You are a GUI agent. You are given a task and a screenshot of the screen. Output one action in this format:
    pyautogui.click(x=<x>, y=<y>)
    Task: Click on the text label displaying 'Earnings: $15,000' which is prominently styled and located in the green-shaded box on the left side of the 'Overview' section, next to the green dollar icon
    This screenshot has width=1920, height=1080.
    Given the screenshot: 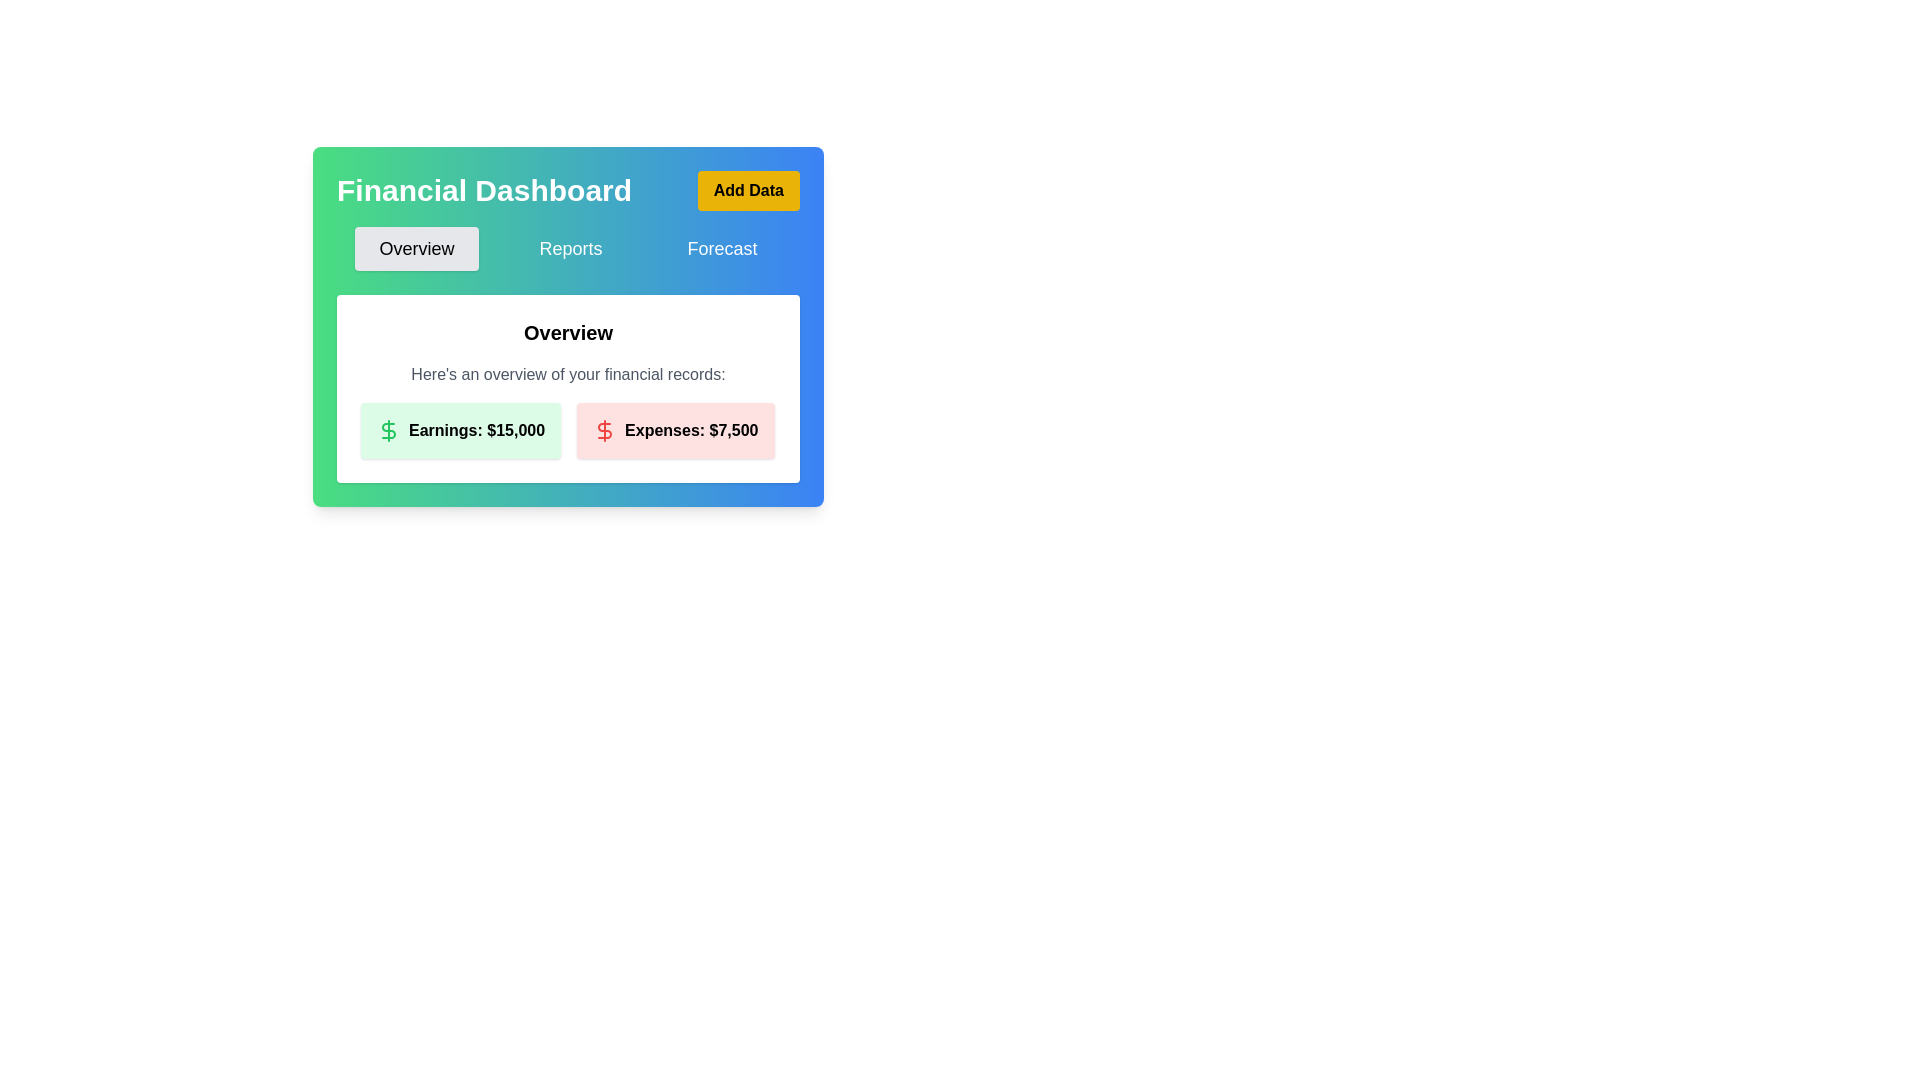 What is the action you would take?
    pyautogui.click(x=476, y=430)
    